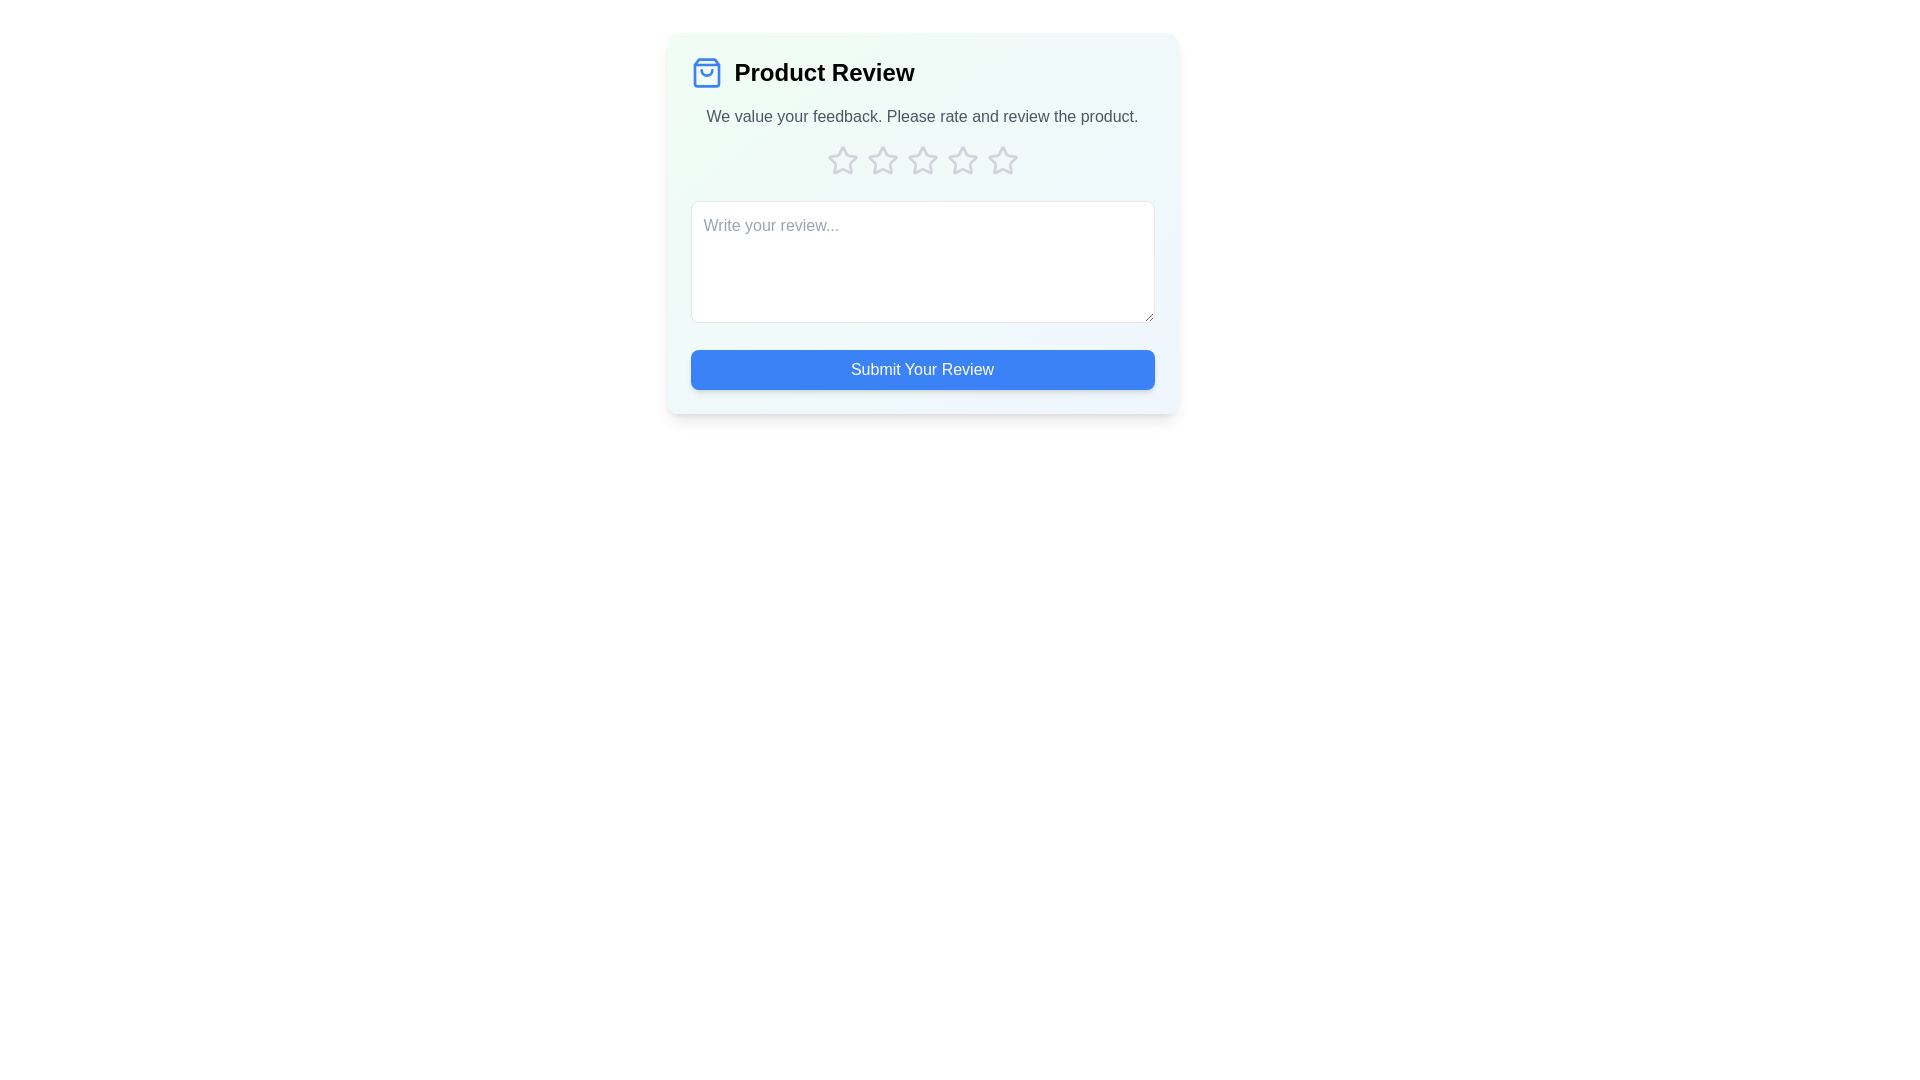 This screenshot has height=1080, width=1920. What do you see at coordinates (921, 116) in the screenshot?
I see `the text that reads 'We value your feedback. Please rate and review the product.' which is centrally positioned in the feedback panel, located below the title 'Product Review'` at bounding box center [921, 116].